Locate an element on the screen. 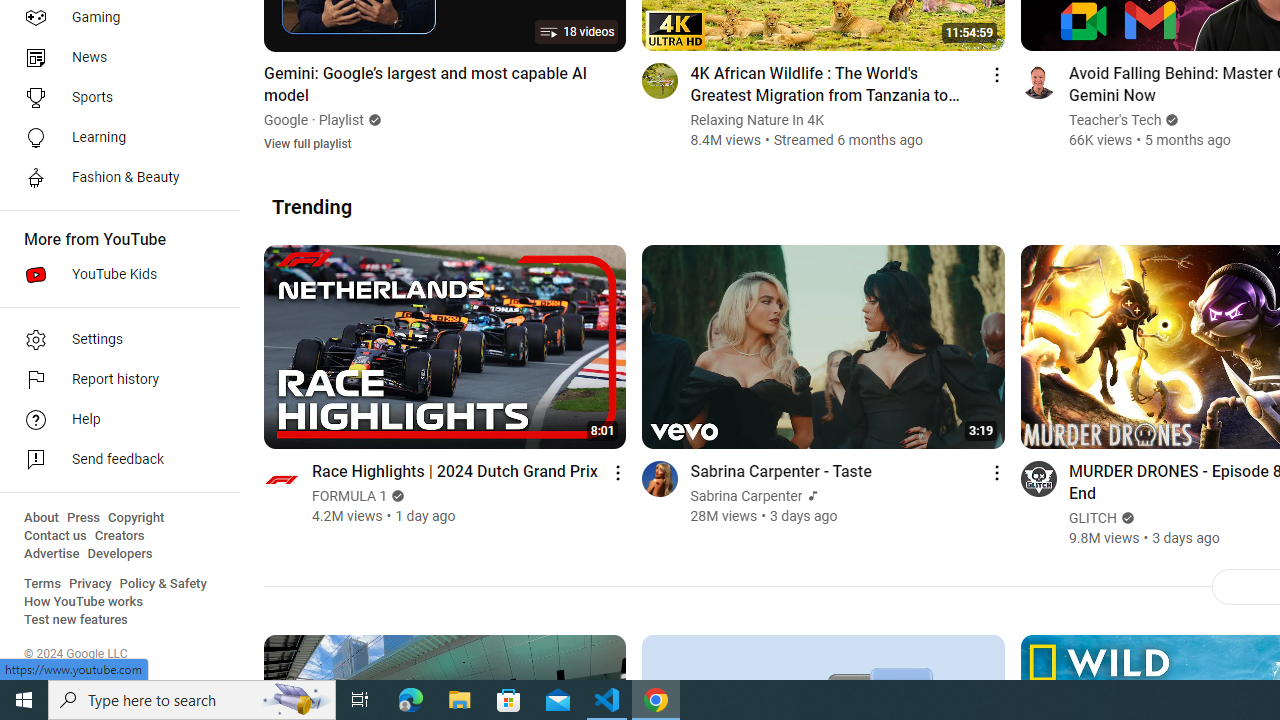 This screenshot has width=1280, height=720. 'Teacher' is located at coordinates (1114, 120).